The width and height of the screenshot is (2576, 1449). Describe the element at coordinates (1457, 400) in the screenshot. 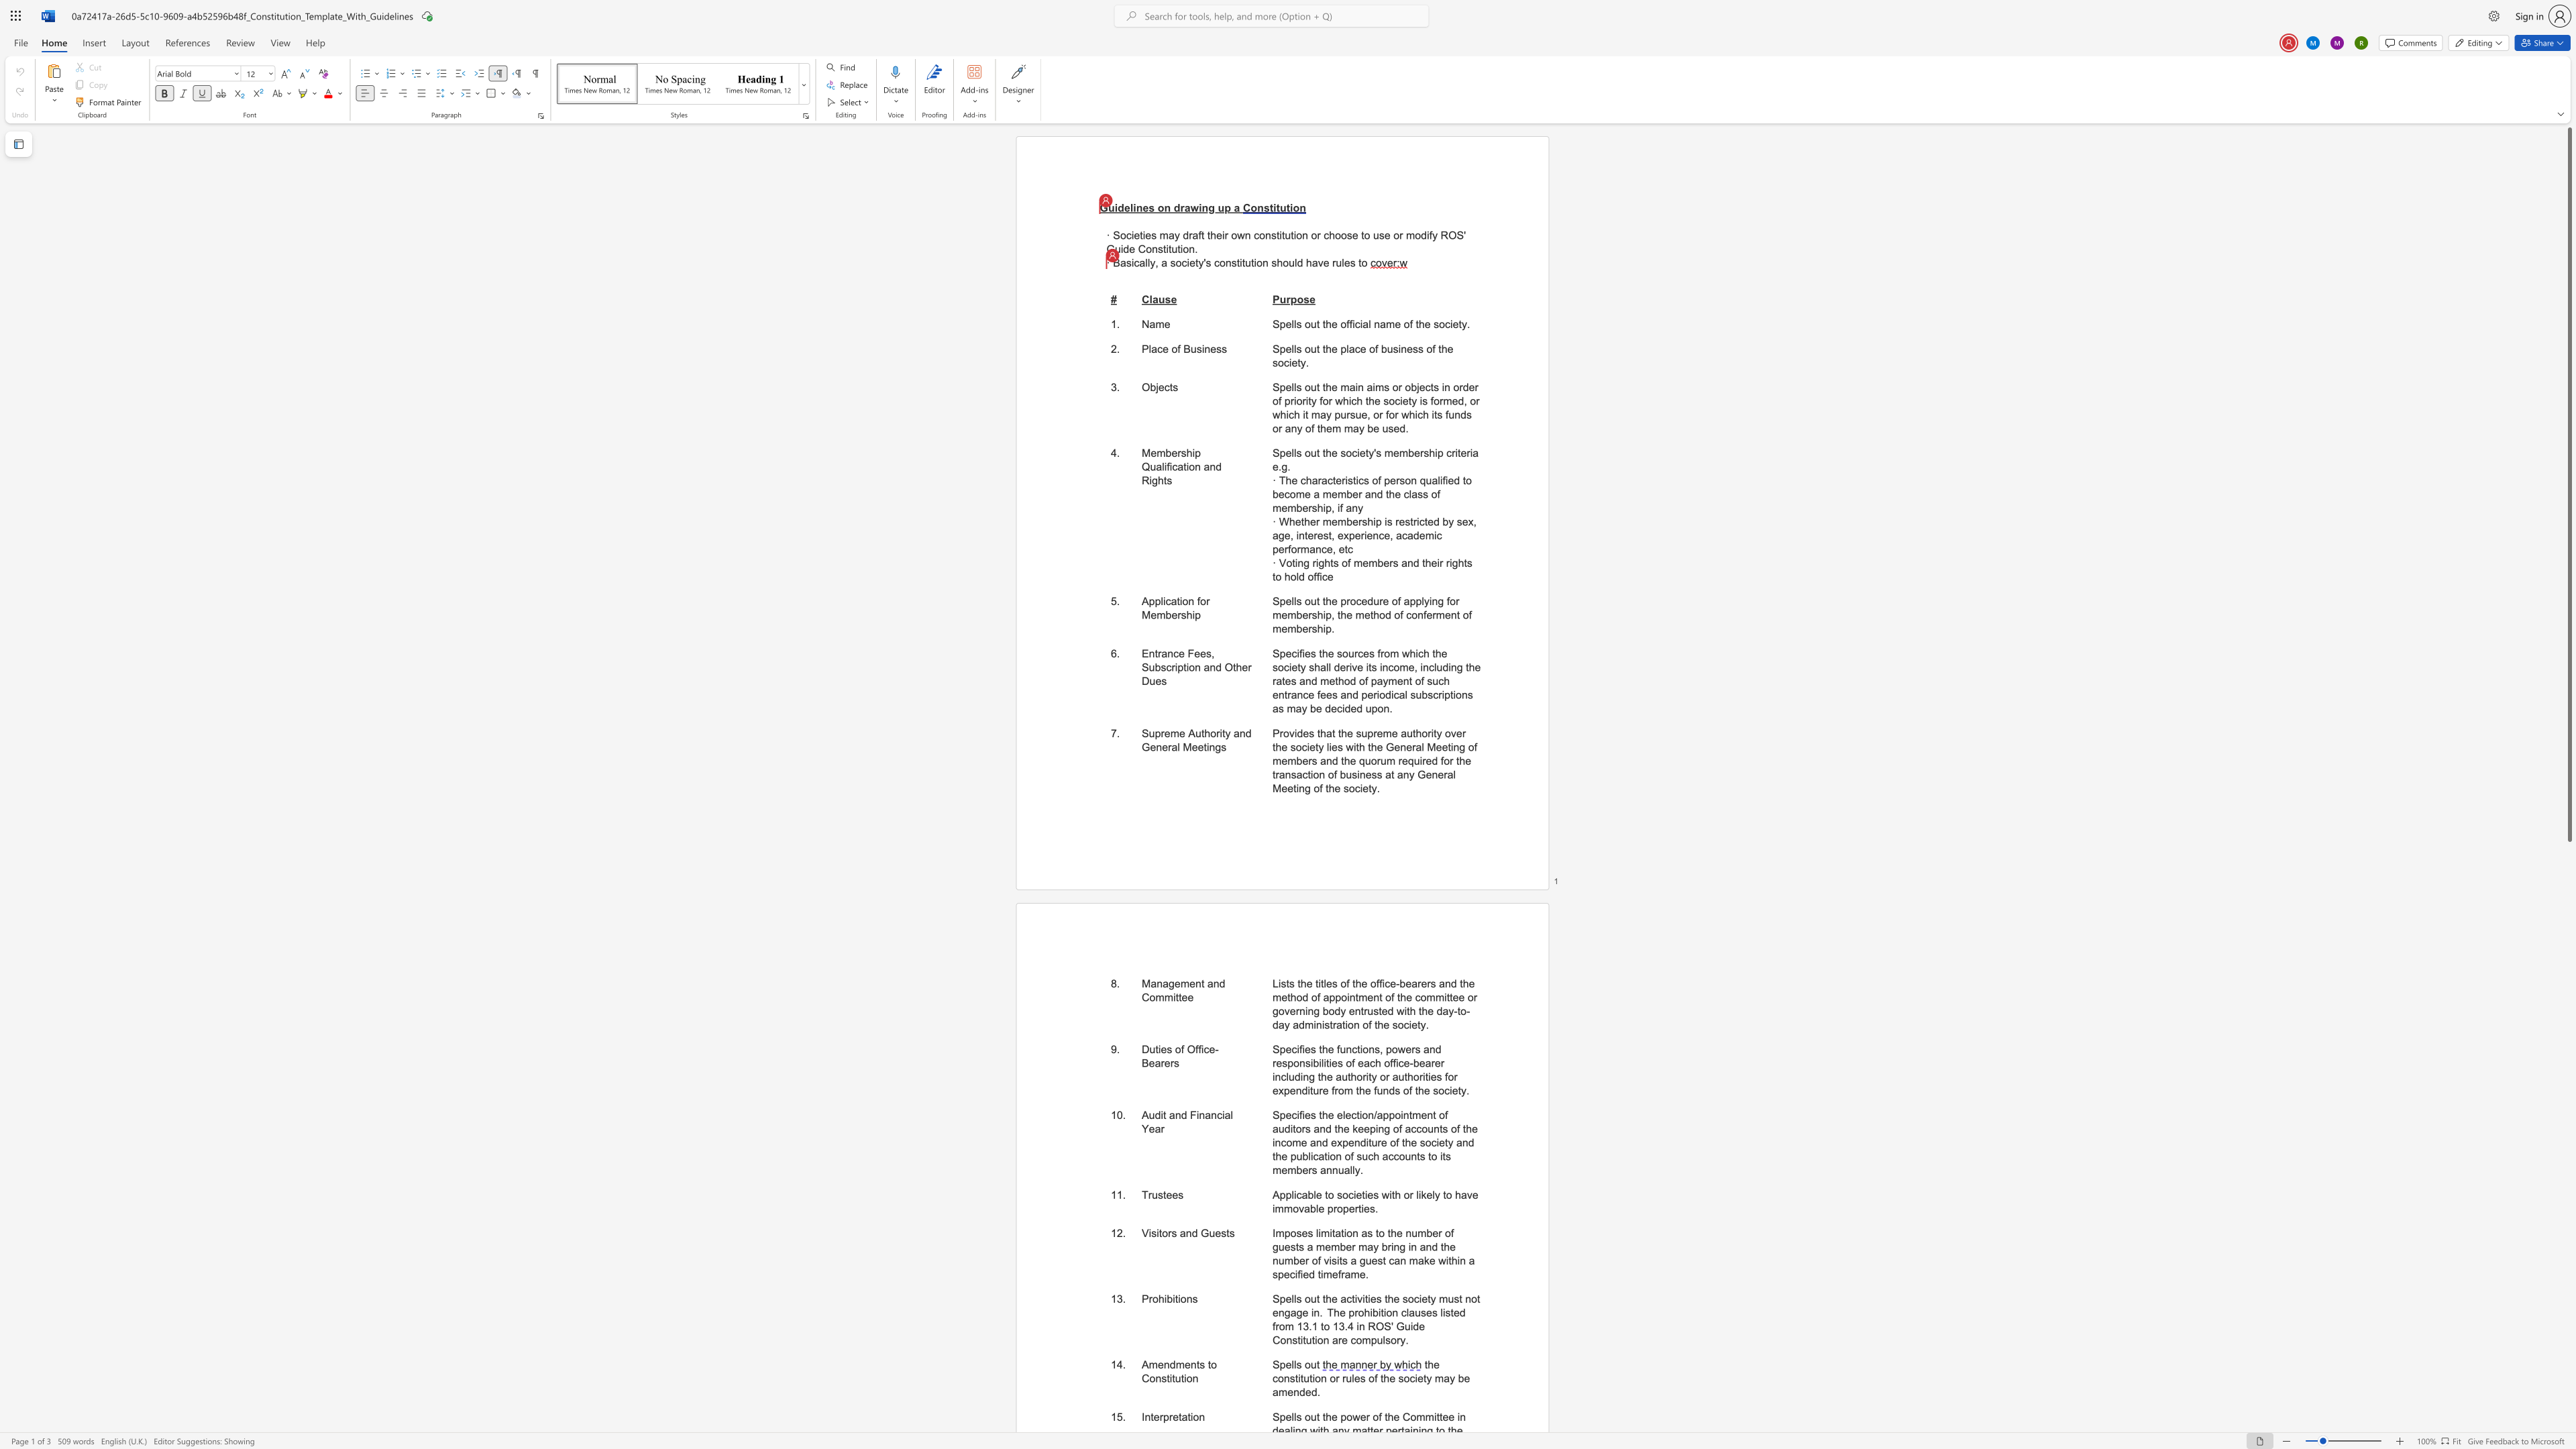

I see `the subset text "d, or wh" within the text "Spells out the main aims or objects in order of priority for which the society is formed, or which it may pursue, or for which its funds or any of them may be used."` at that location.